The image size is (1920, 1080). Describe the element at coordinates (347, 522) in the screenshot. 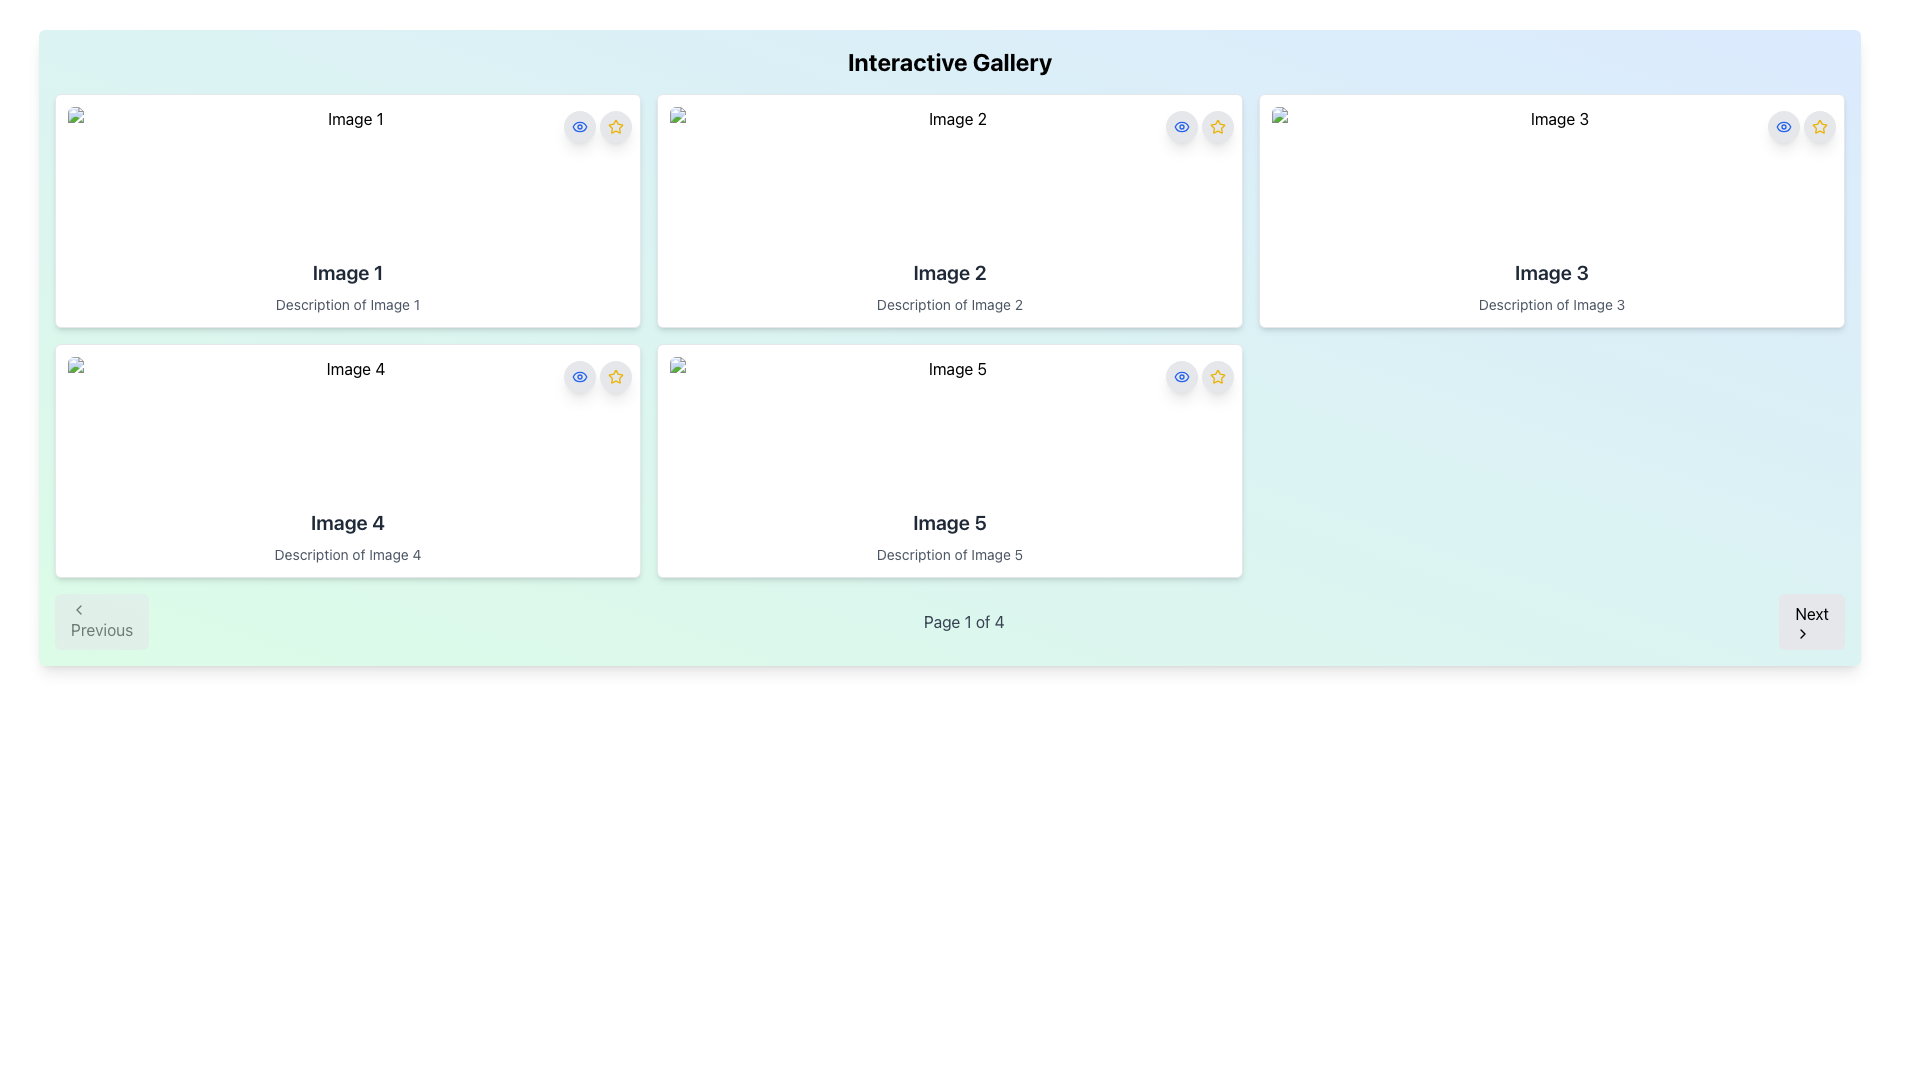

I see `the Text Label that serves as the title for the content block associated with 'Image 4' in the gallery interface, positioned in the first column of the central row` at that location.